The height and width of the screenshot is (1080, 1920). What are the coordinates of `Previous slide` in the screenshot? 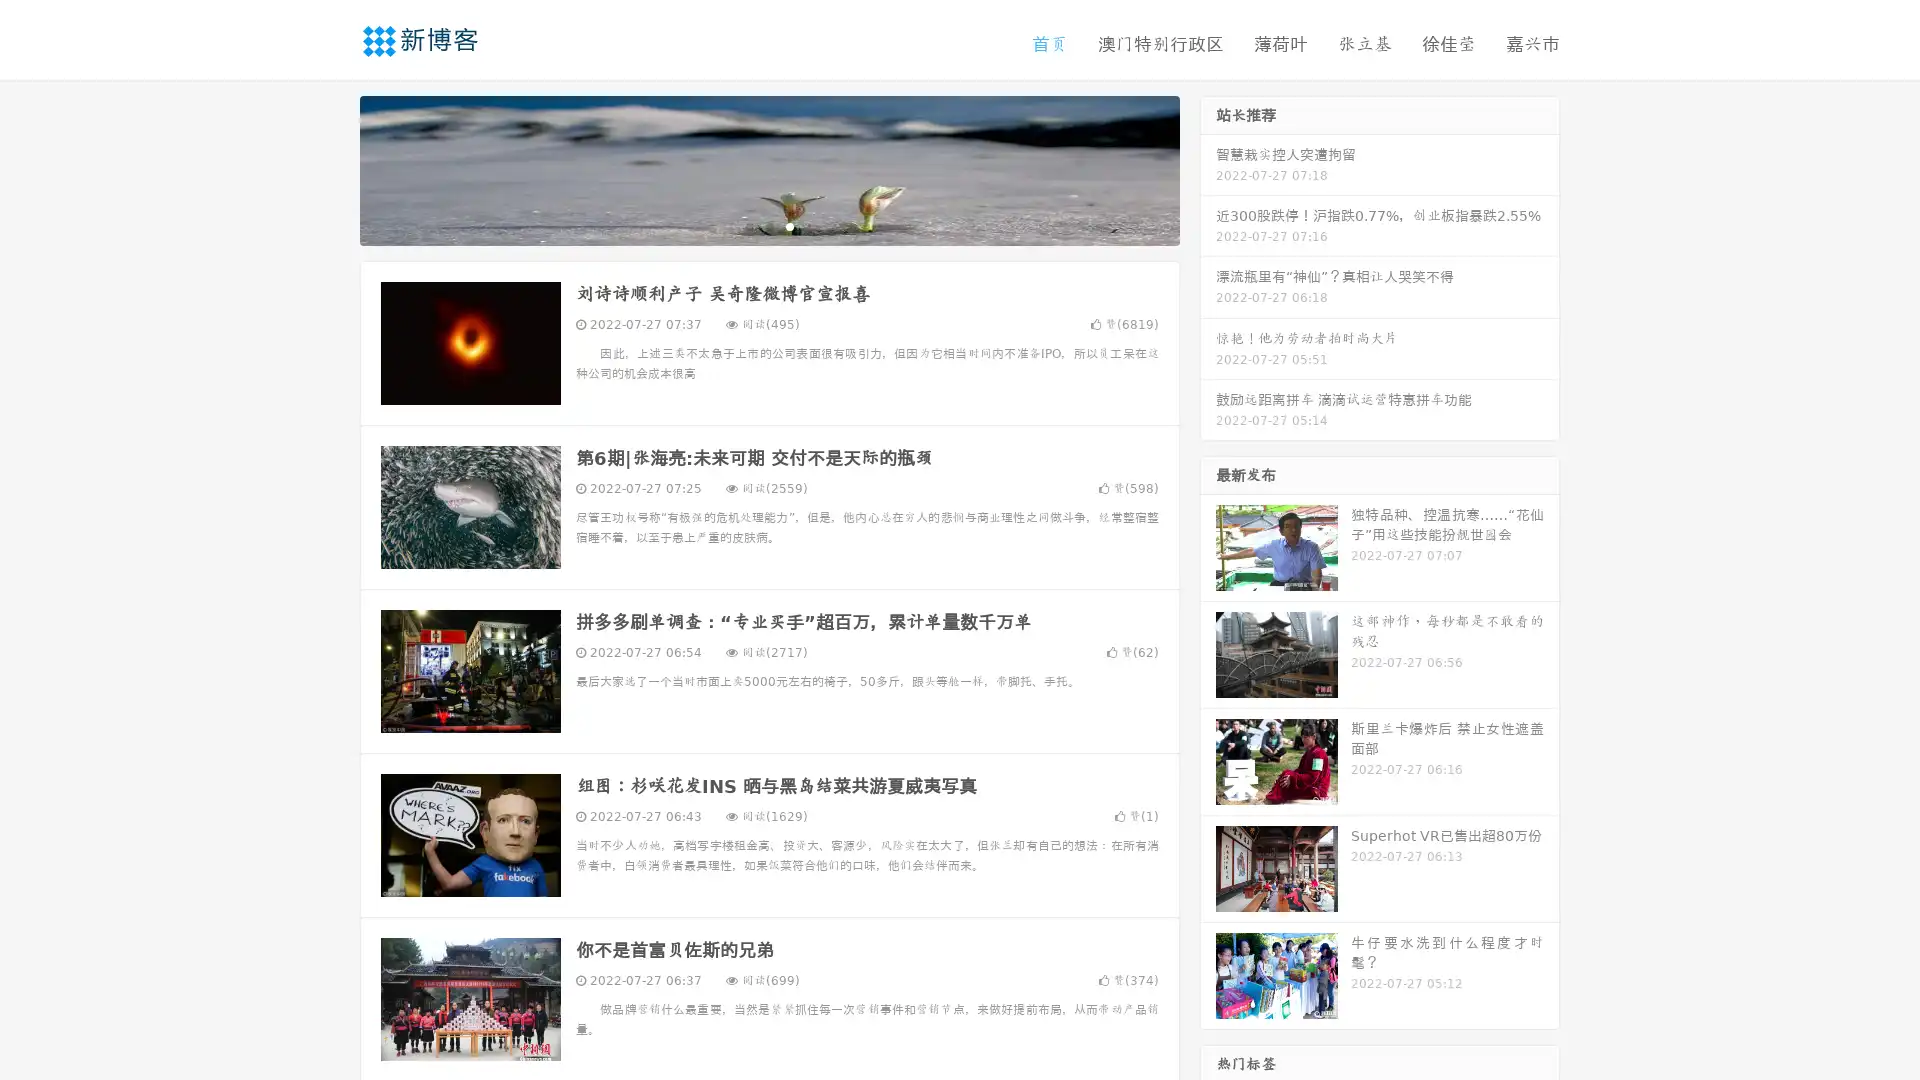 It's located at (330, 168).